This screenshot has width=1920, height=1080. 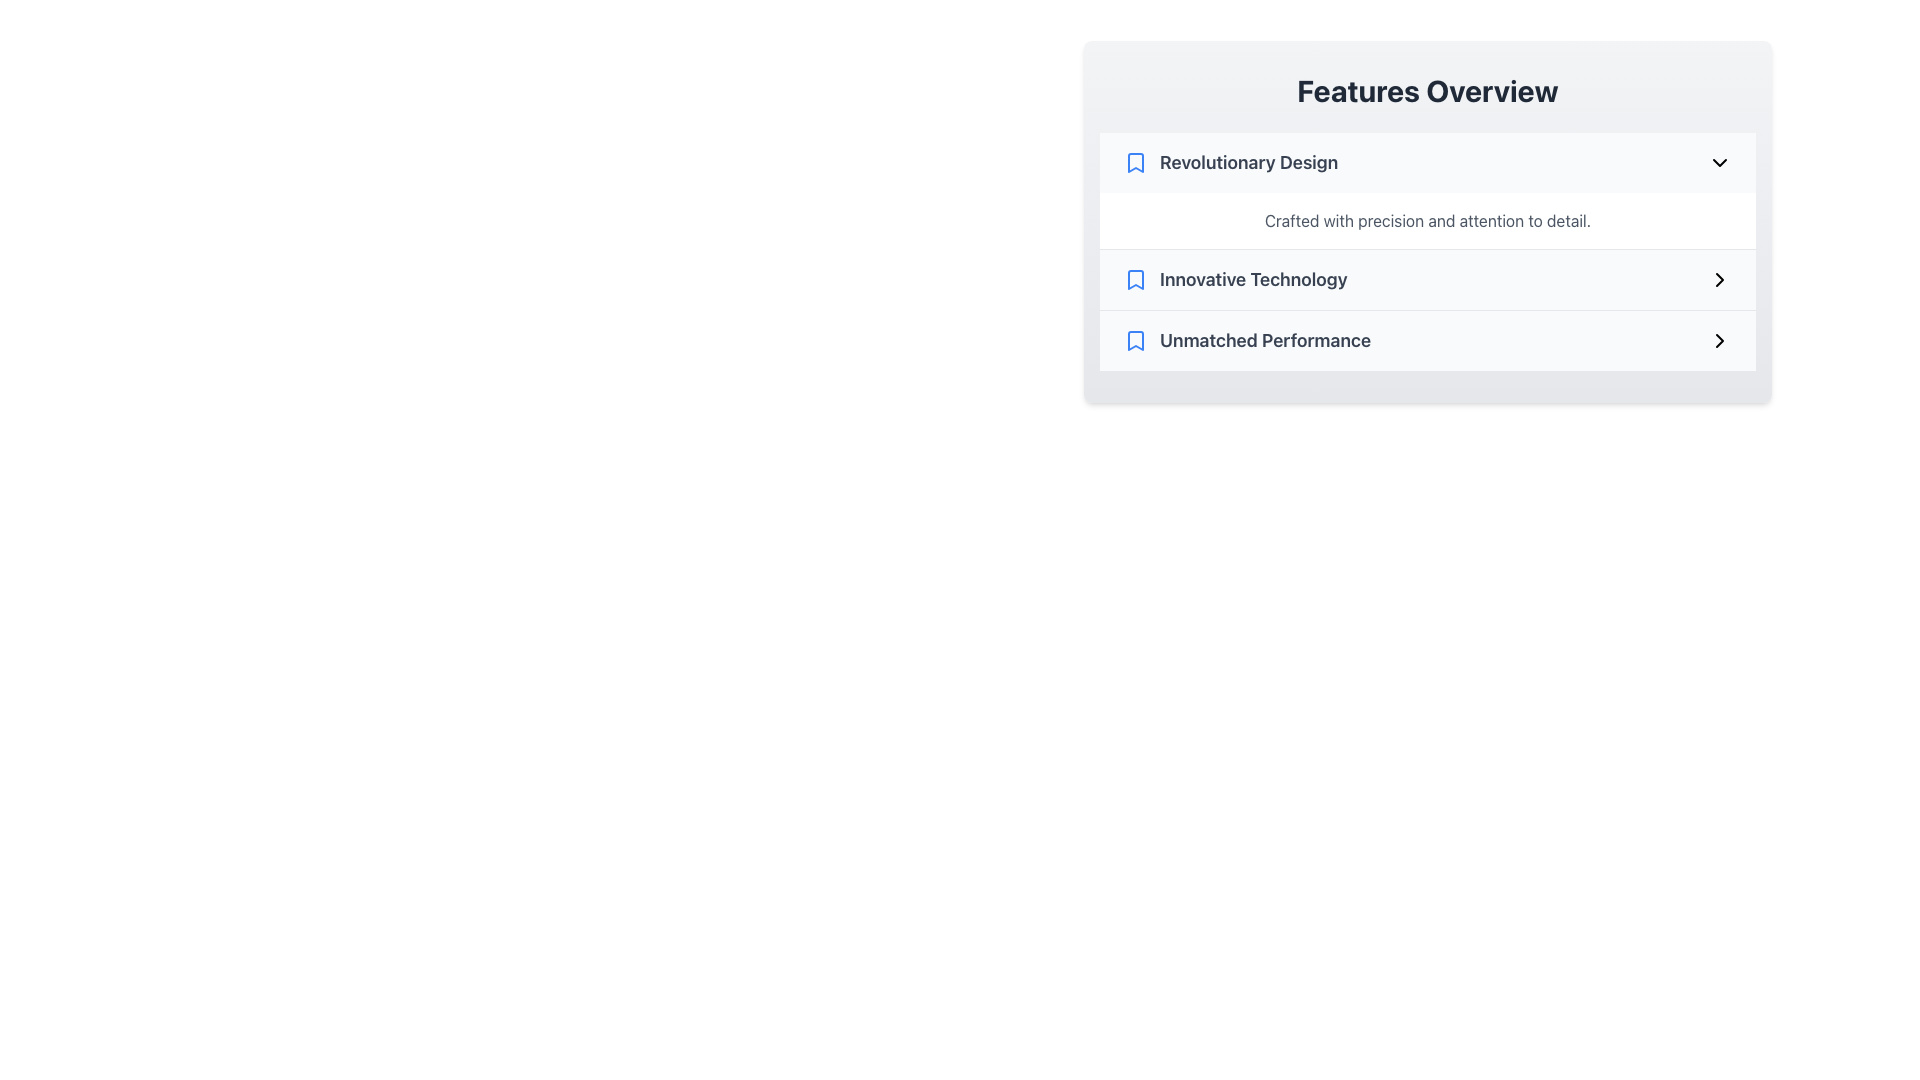 What do you see at coordinates (1248, 161) in the screenshot?
I see `the text label displaying 'Revolutionary Design' in bold gray color, which is the first item in the 'Features Overview' section, accompanied by a blue bookmark icon` at bounding box center [1248, 161].